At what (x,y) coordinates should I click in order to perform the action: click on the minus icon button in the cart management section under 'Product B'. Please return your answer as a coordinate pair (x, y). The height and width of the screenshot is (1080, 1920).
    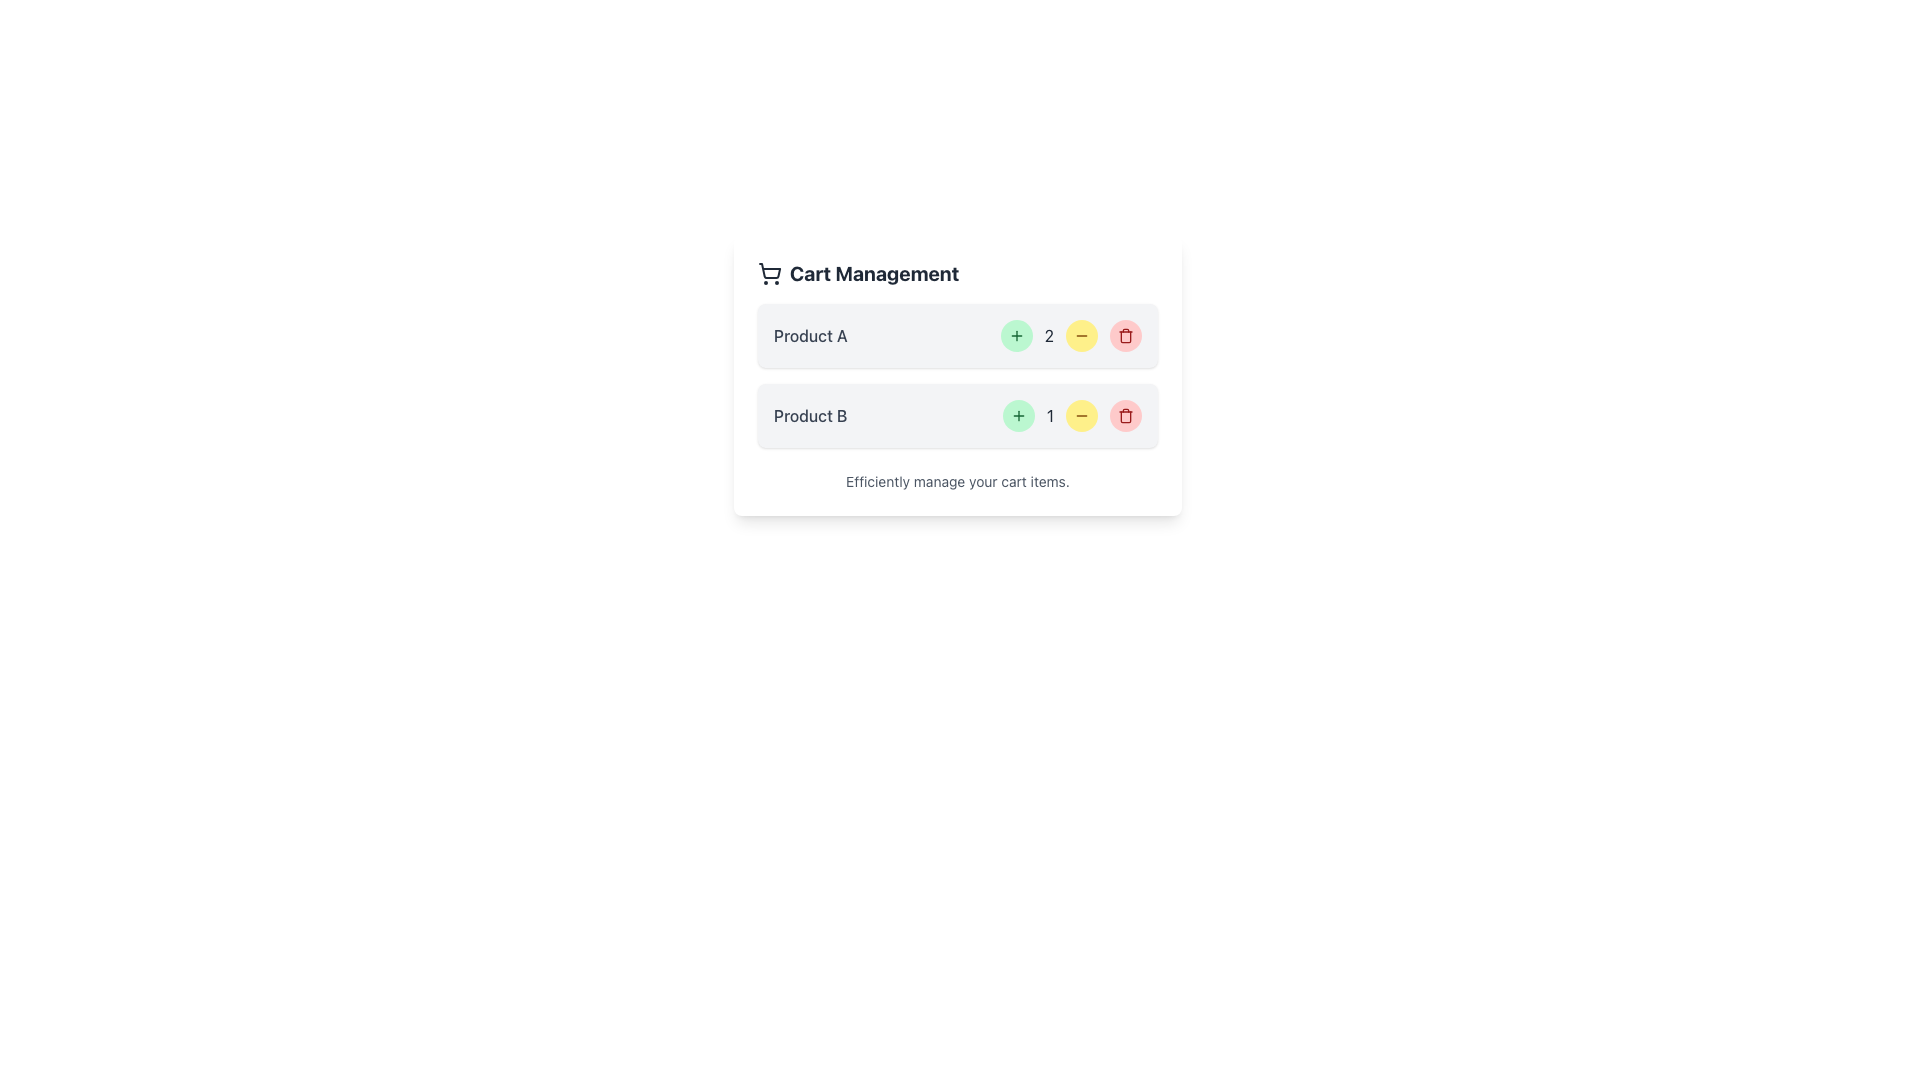
    Looking at the image, I should click on (1080, 334).